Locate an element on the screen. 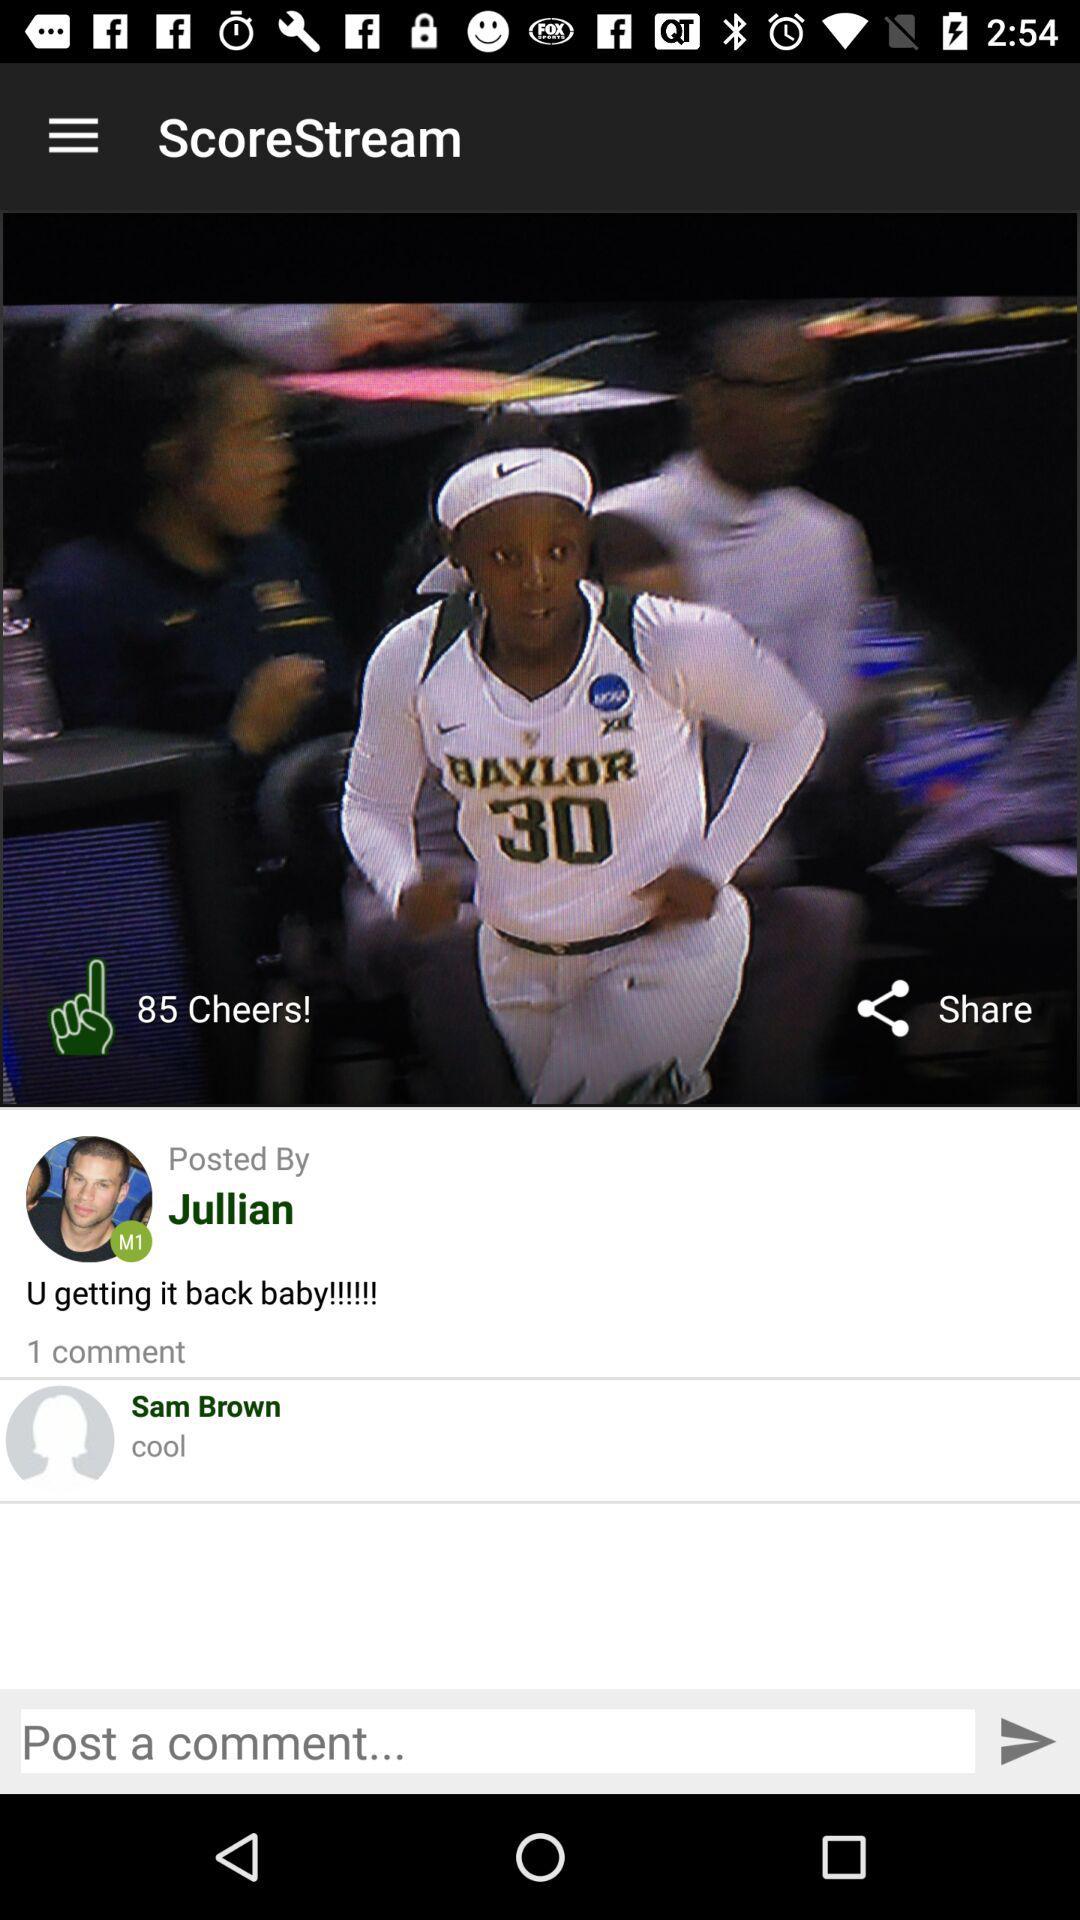  leave a comment is located at coordinates (496, 1740).